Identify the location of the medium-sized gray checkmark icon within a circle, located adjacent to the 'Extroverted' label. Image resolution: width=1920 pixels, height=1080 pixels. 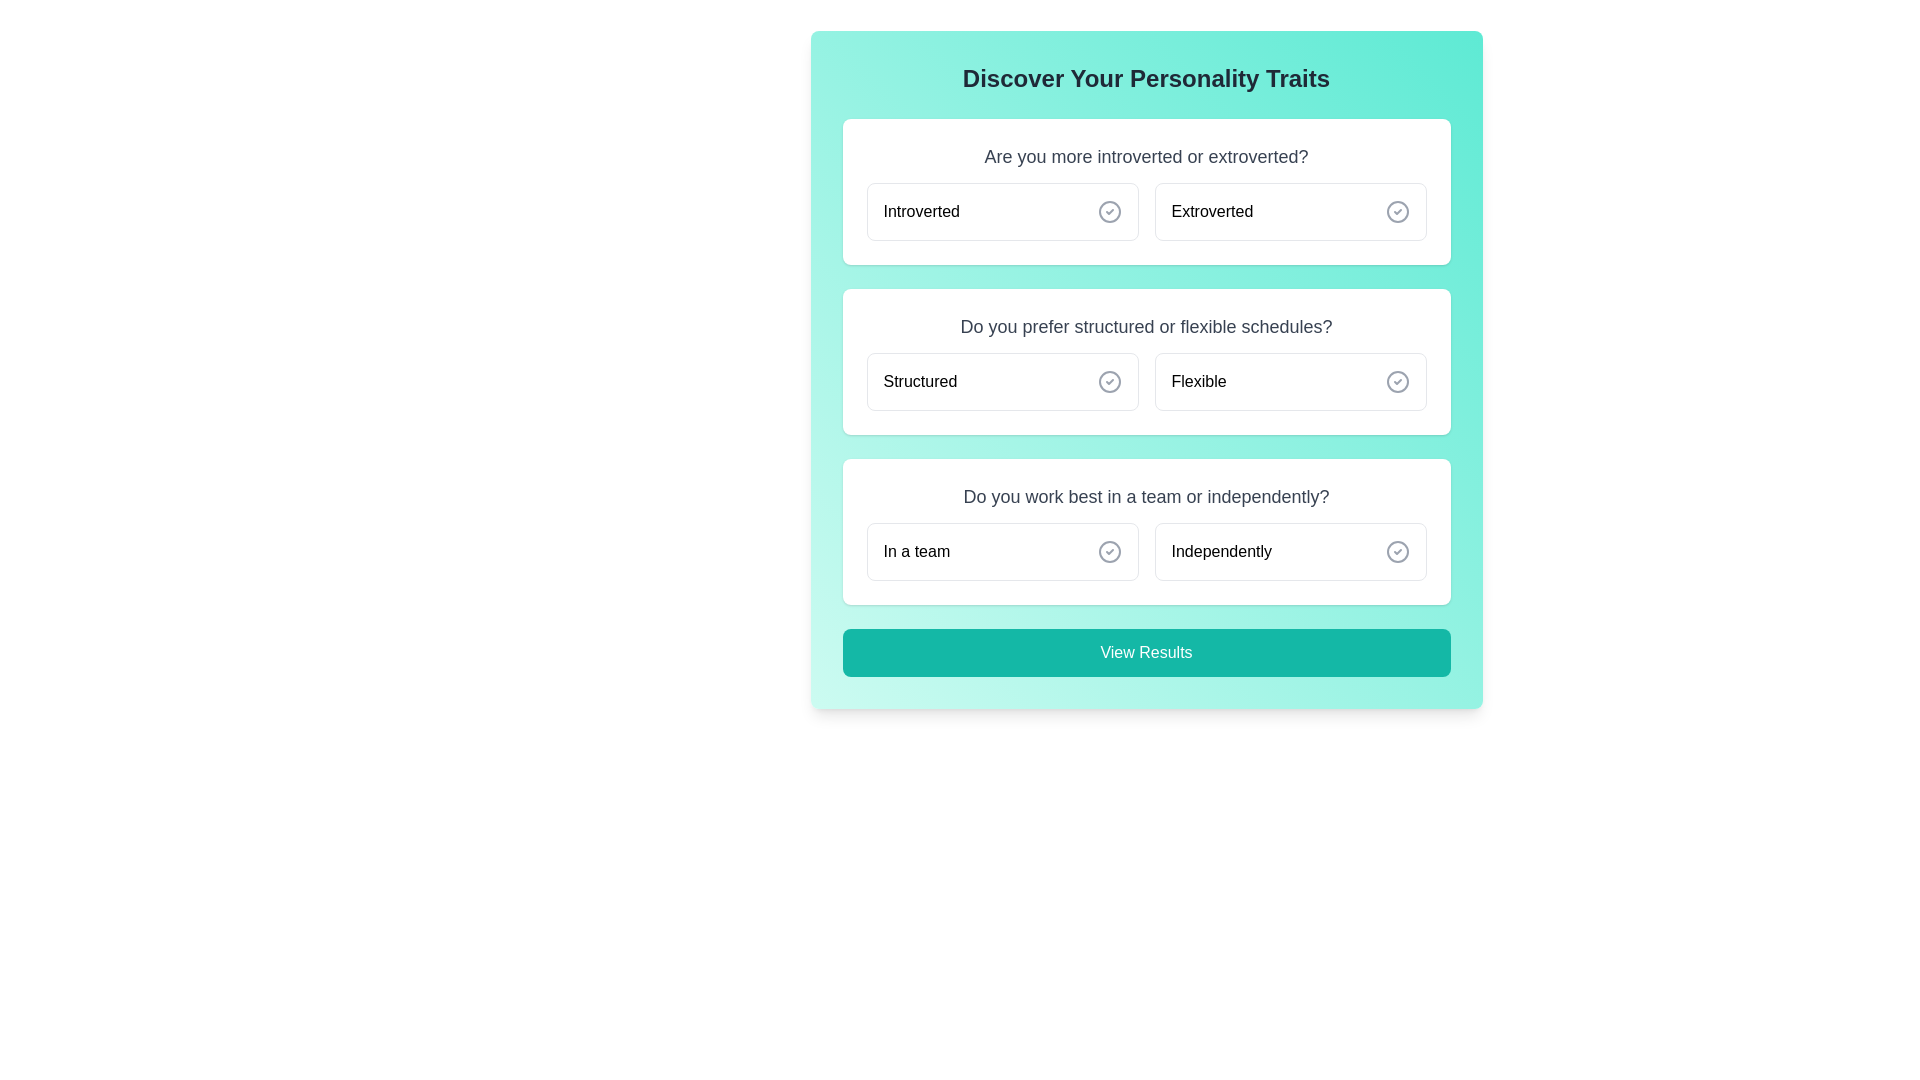
(1396, 212).